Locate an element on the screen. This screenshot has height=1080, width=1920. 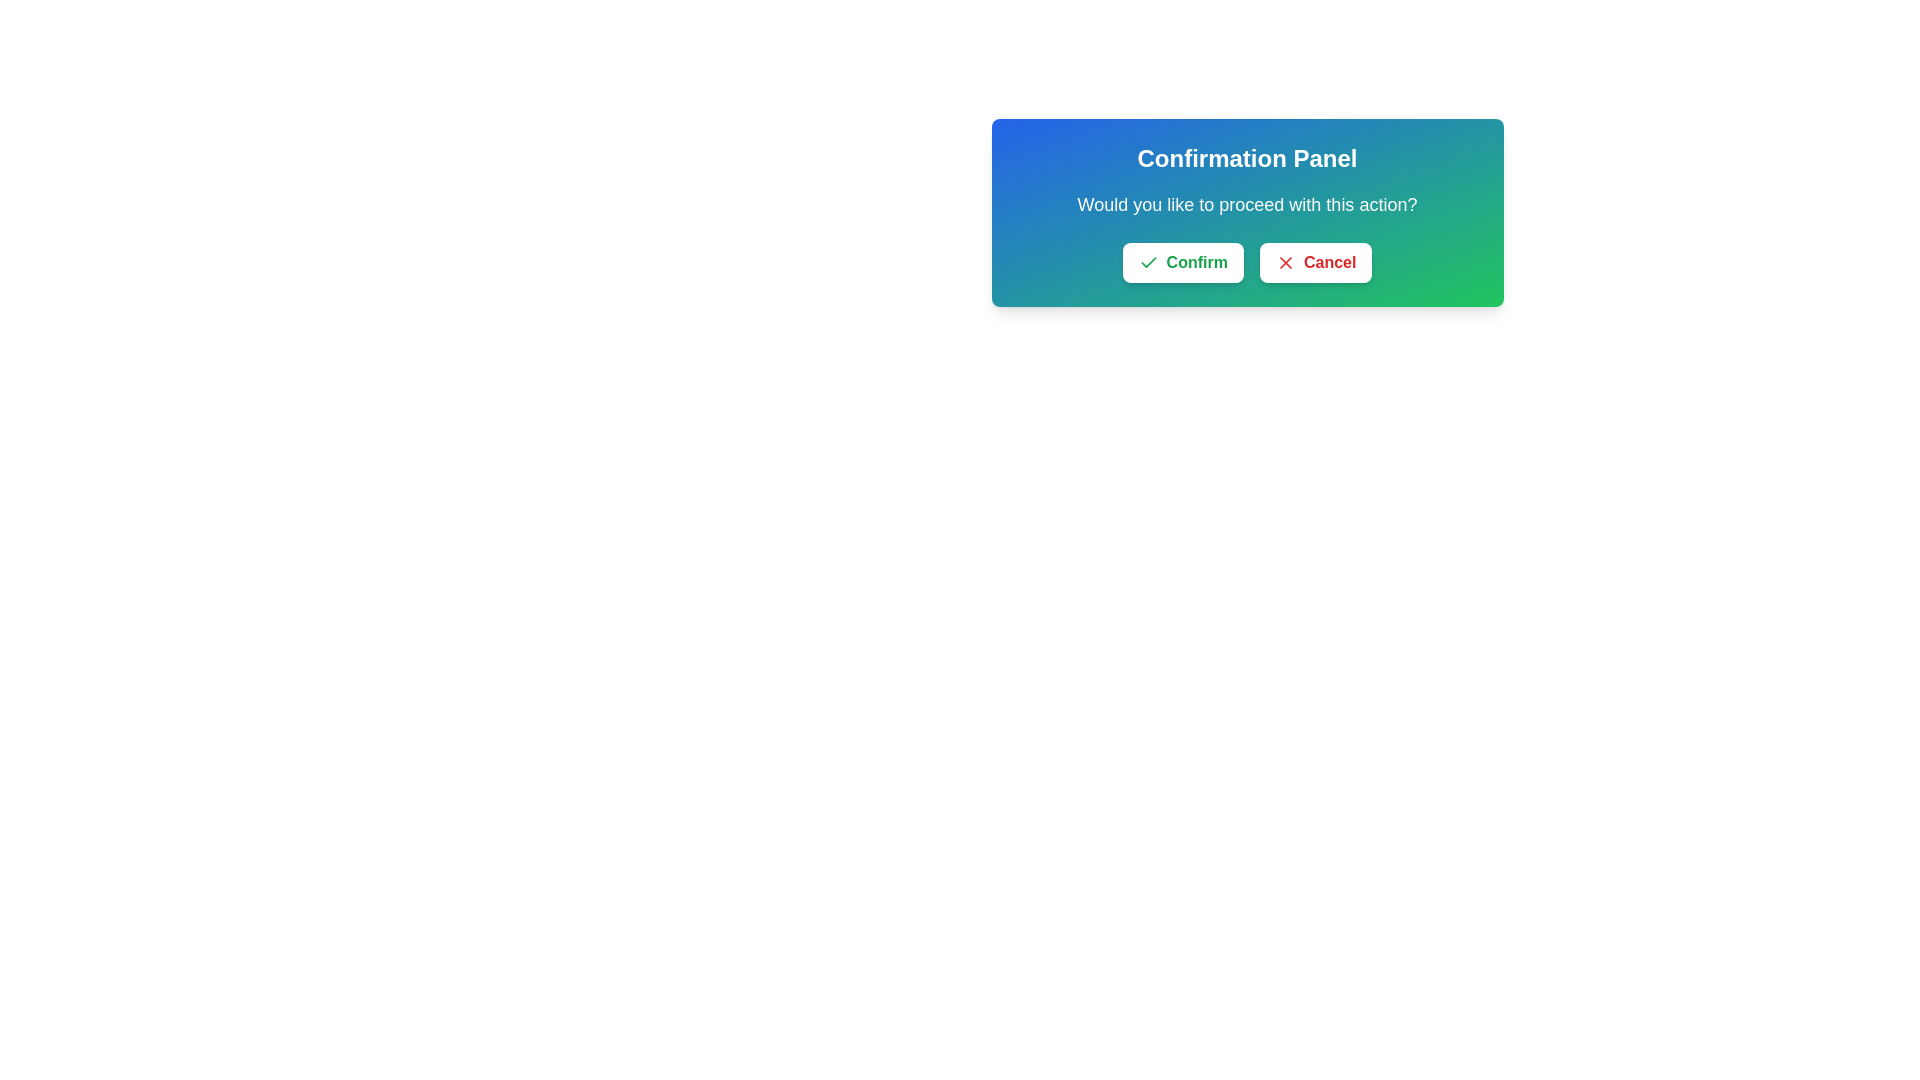
the 'Confirm' button, which contains a green checkmark icon on the left side of the button's text in the confirmation dialog is located at coordinates (1148, 261).